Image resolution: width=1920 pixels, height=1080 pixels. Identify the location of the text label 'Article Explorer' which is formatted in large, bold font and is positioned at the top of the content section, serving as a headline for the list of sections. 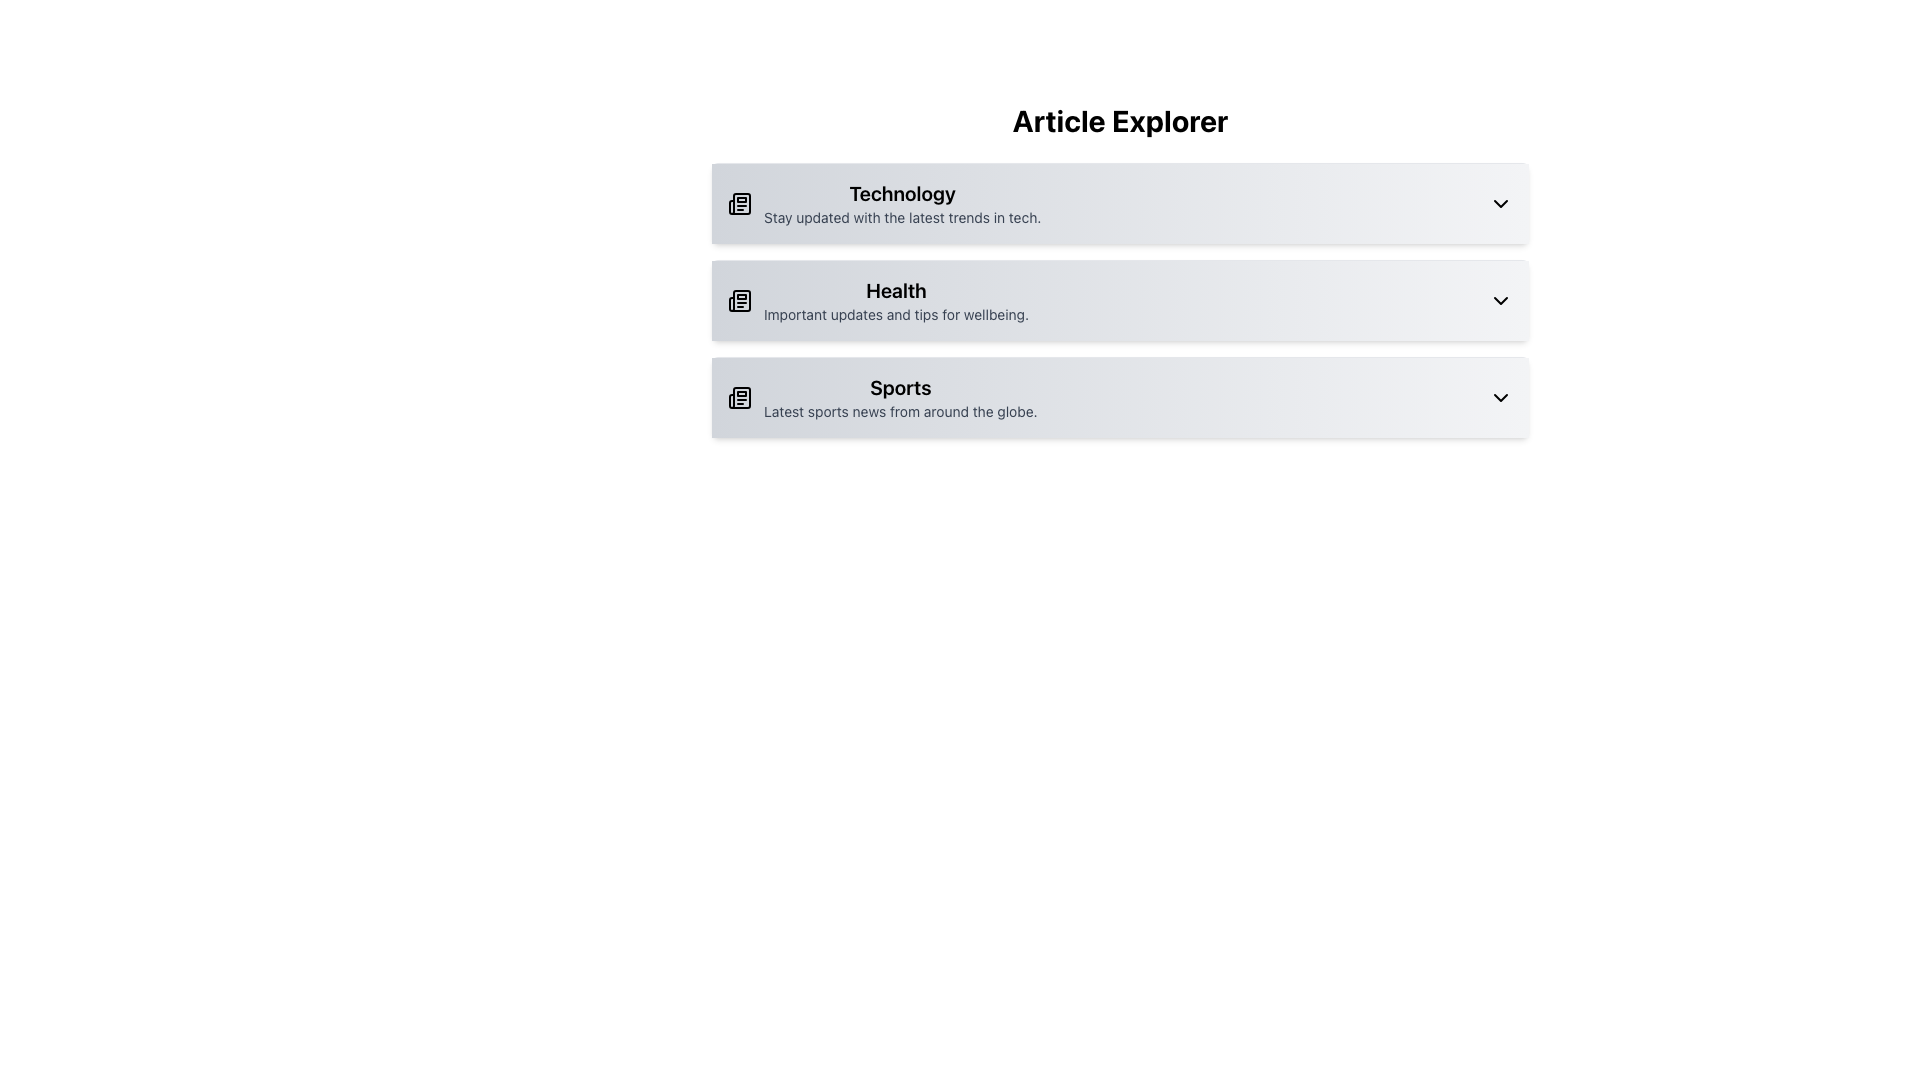
(1120, 120).